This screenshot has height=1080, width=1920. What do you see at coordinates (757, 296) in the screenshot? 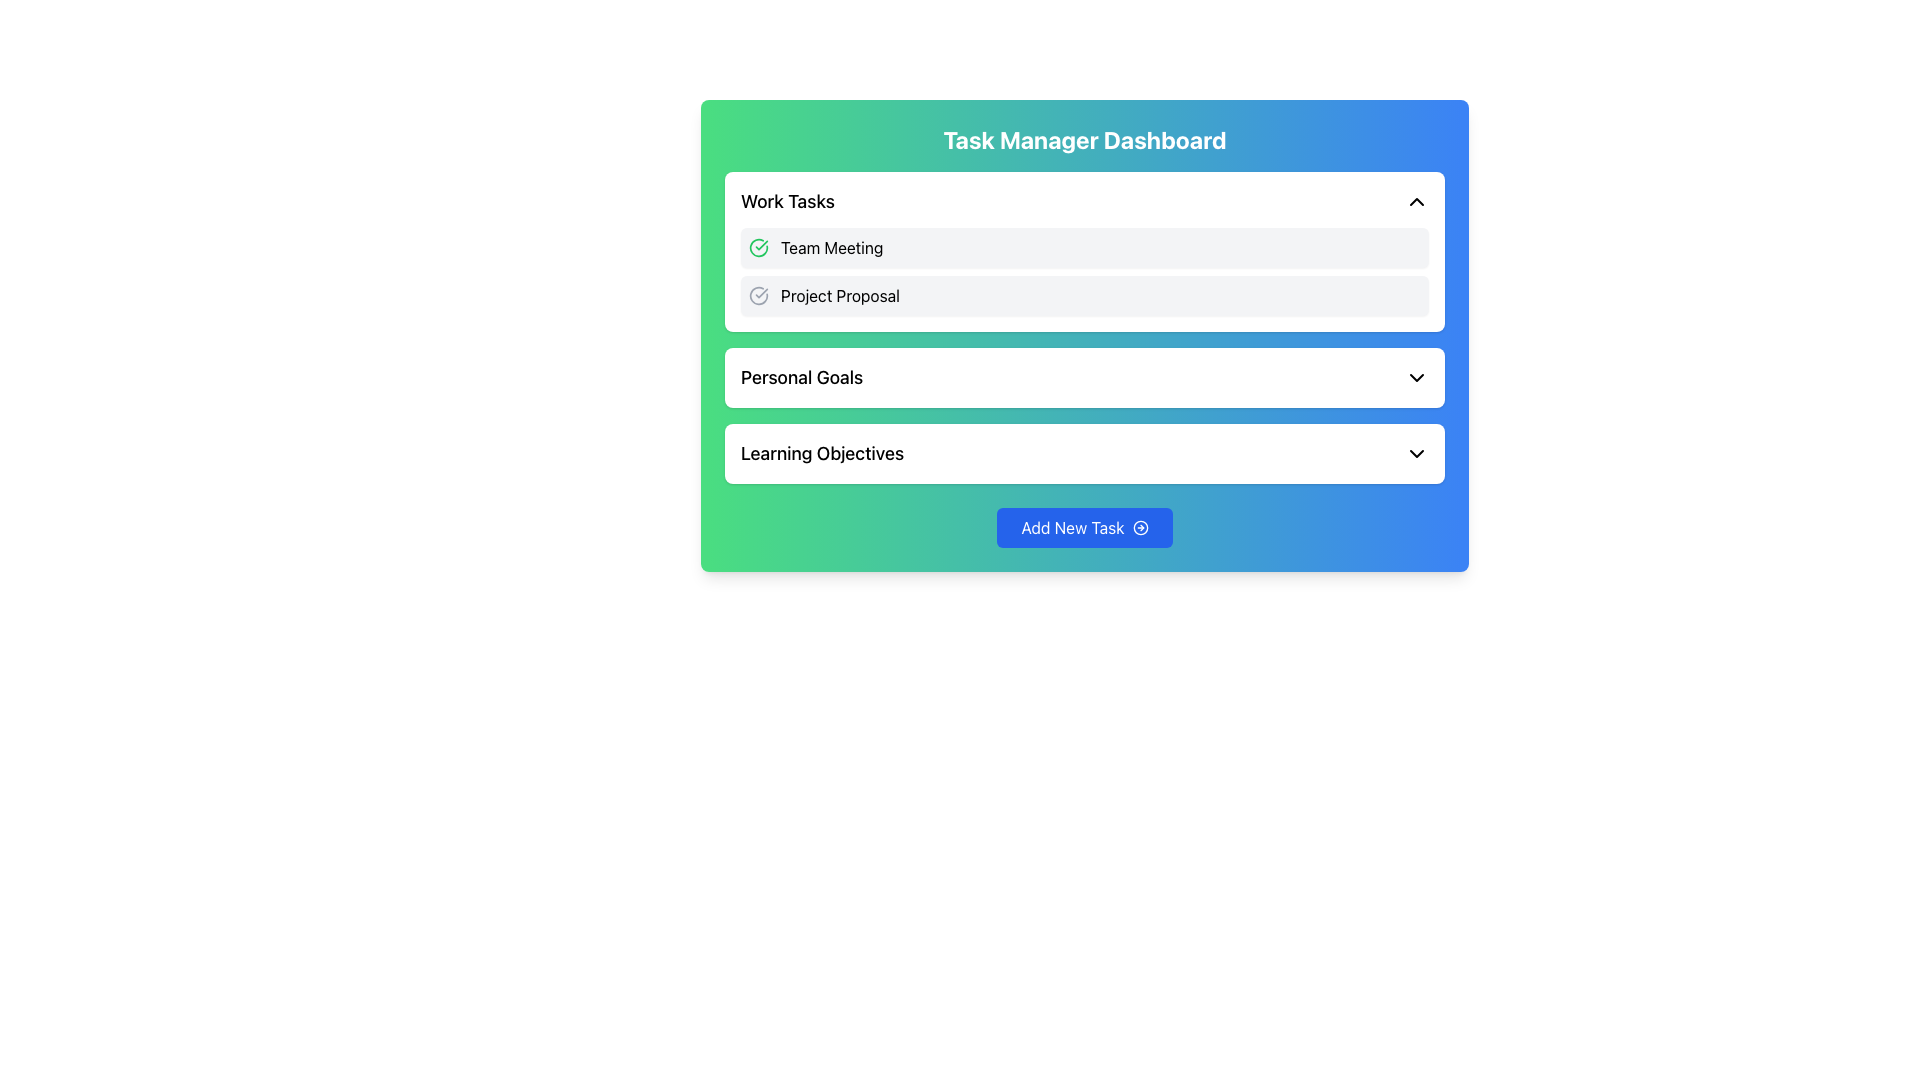
I see `the decorative SVG icon indicating the task status in the 'Work Tasks' section, to the left of the 'Project Proposal' list item` at bounding box center [757, 296].